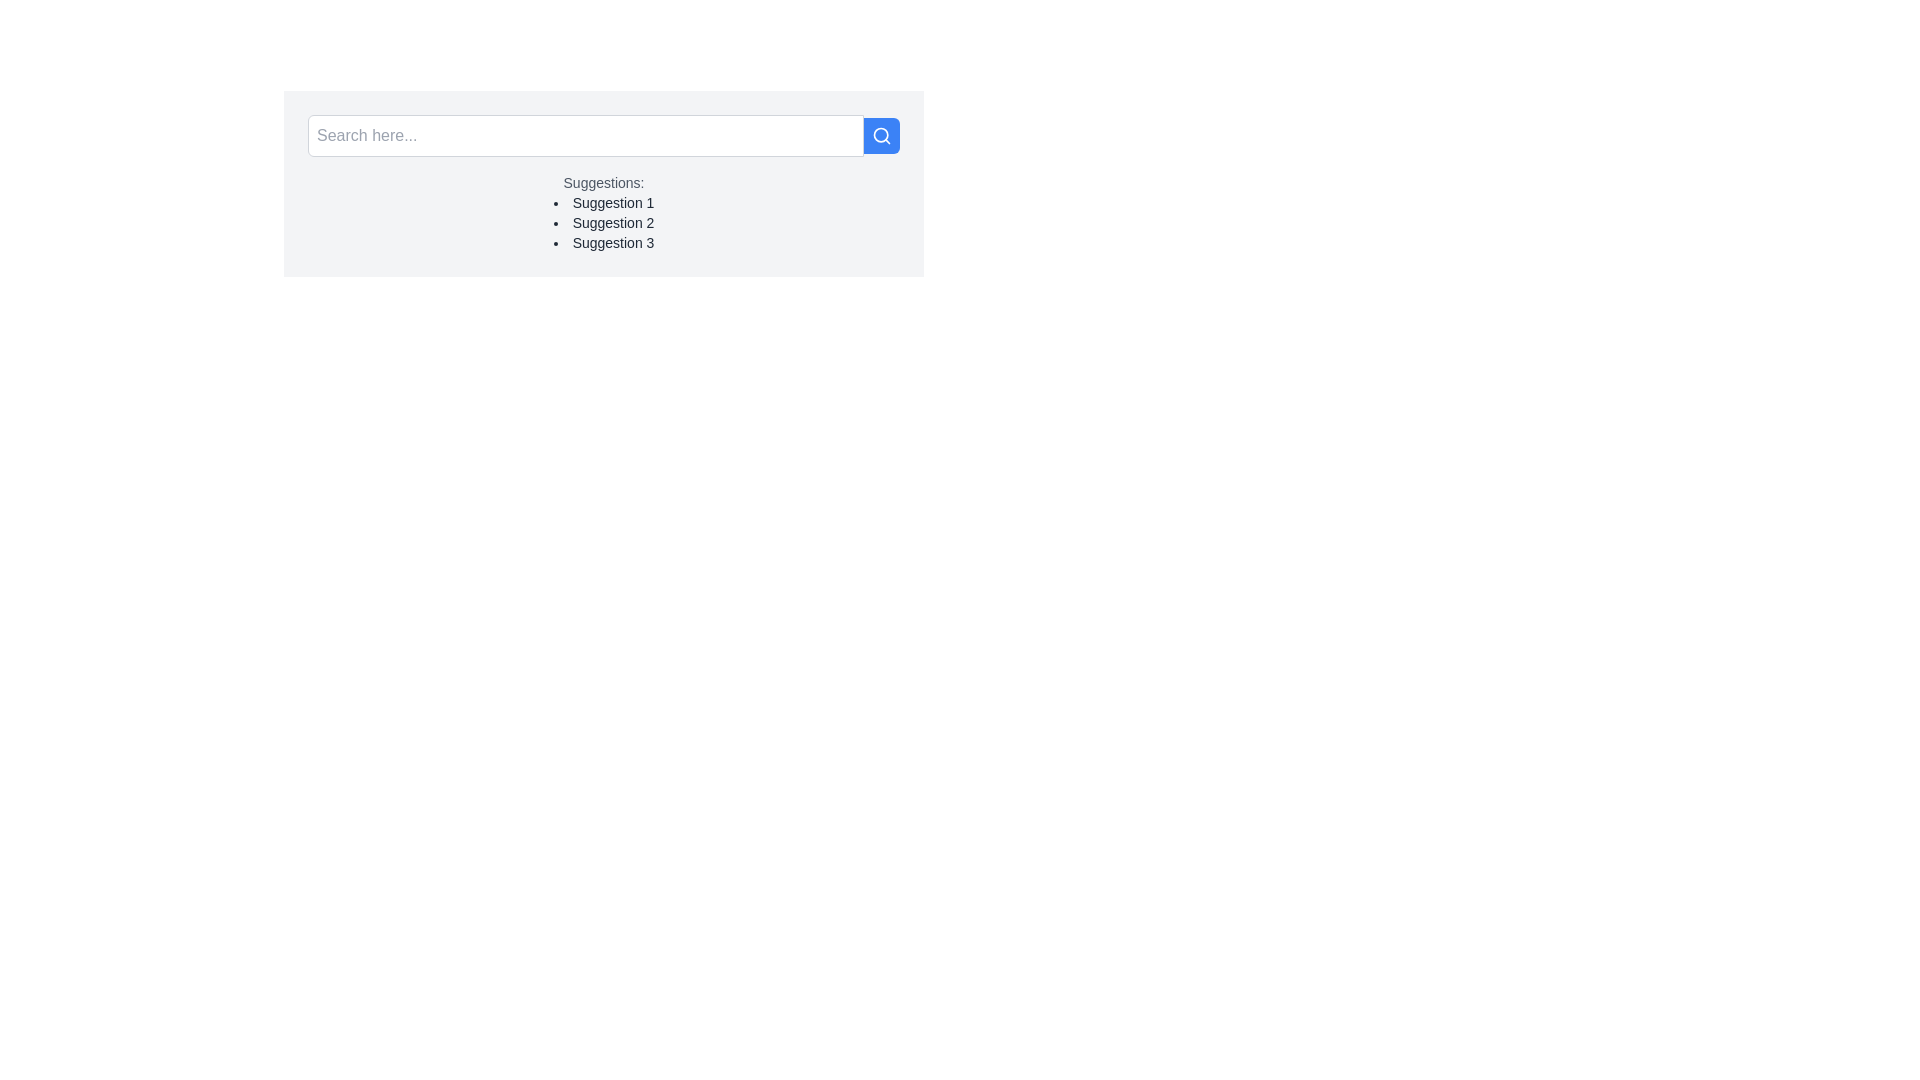  I want to click on the search icon located inside the blue circular button in the top-right corner of the search bar to initiate a search, so click(881, 135).